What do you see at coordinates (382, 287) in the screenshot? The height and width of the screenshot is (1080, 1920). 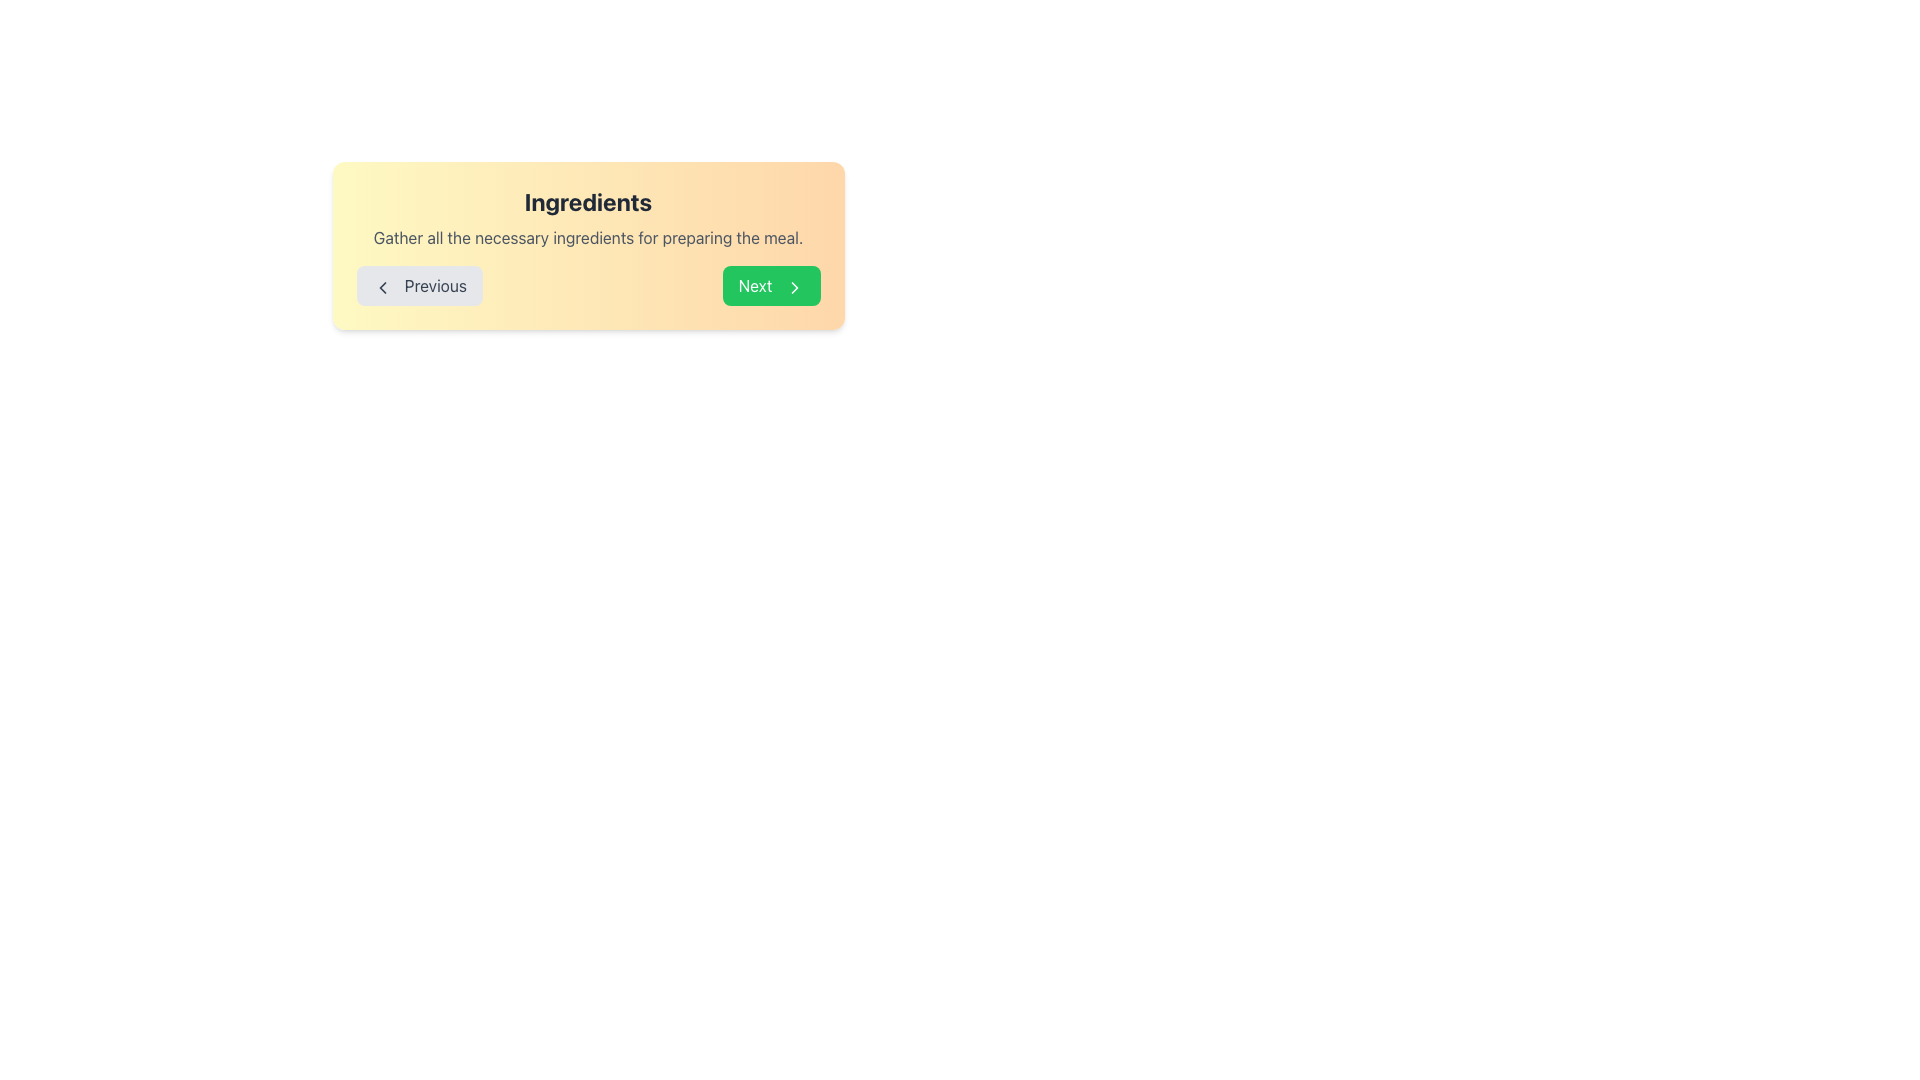 I see `the 'Previous' button which contains the navigation icon on its left side` at bounding box center [382, 287].